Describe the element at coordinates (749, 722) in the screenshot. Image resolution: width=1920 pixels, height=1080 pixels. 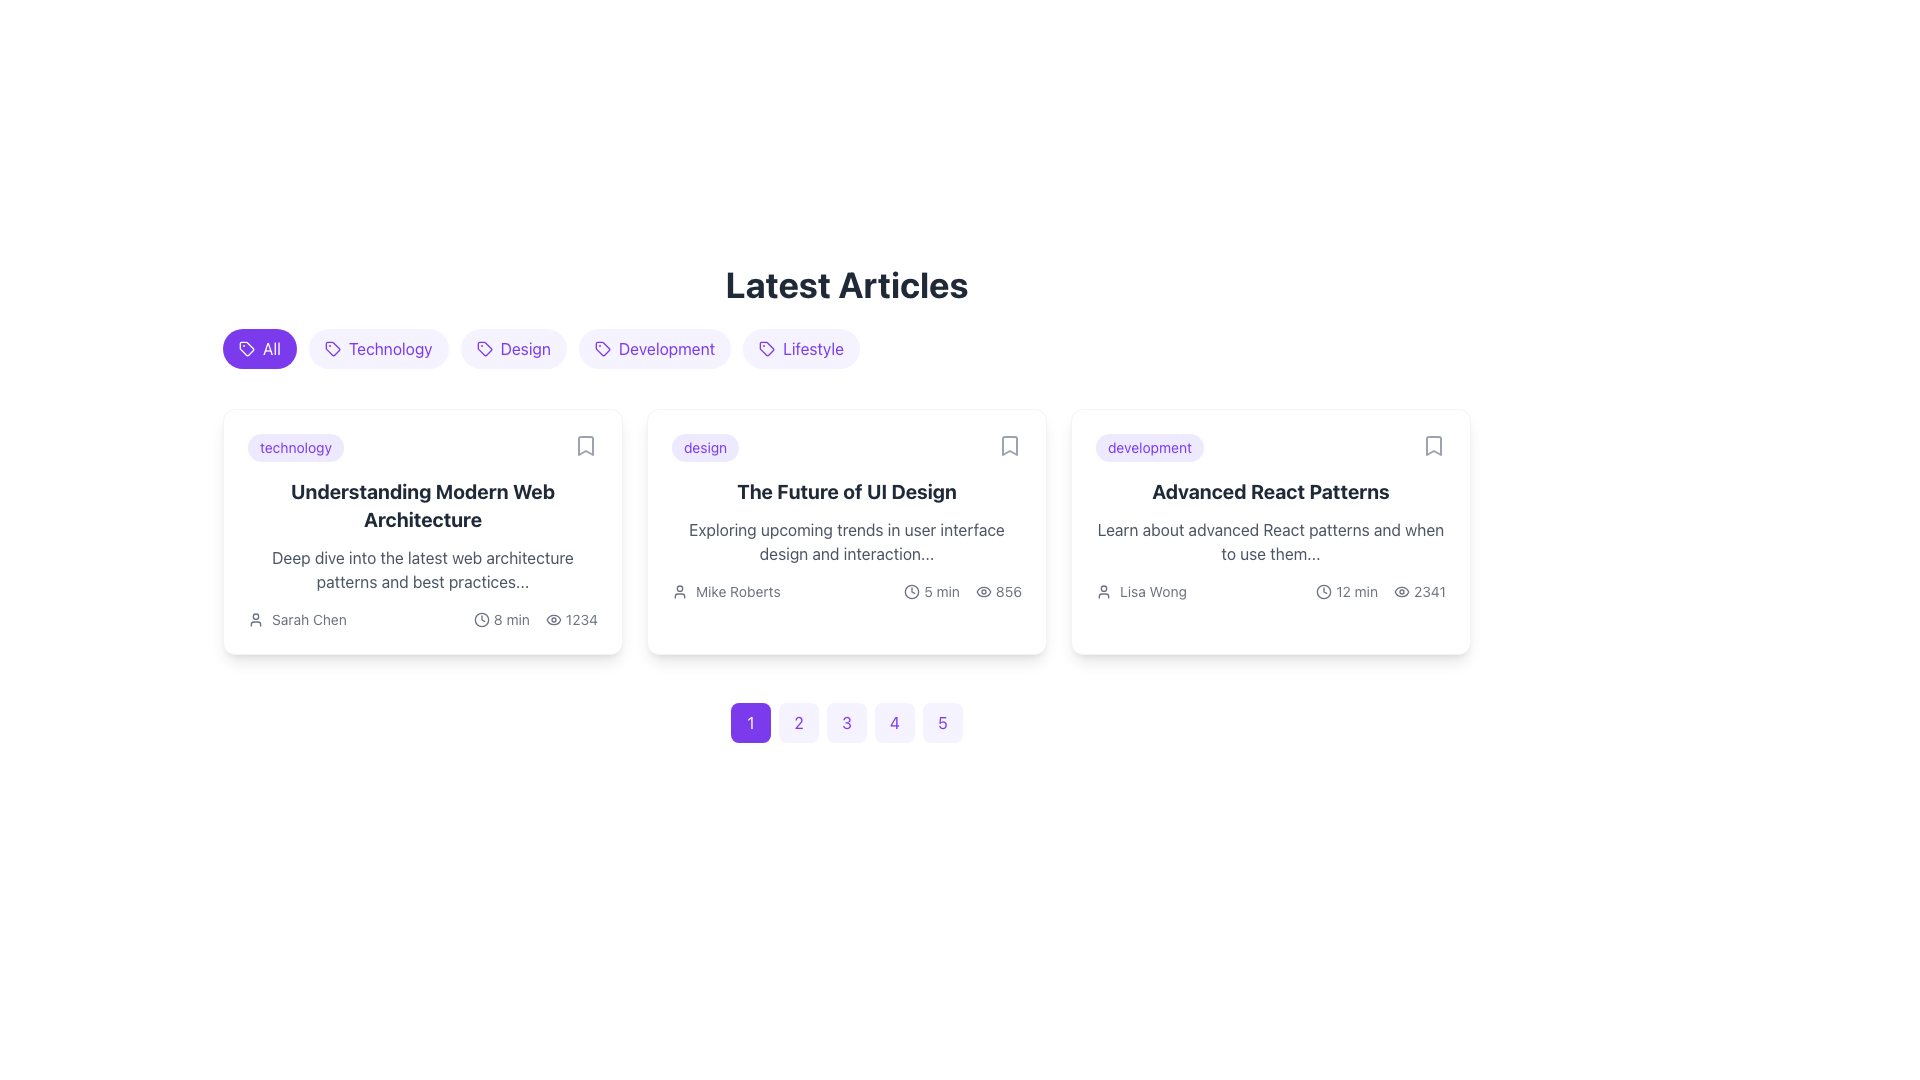
I see `the first button in the series of page navigation buttons` at that location.